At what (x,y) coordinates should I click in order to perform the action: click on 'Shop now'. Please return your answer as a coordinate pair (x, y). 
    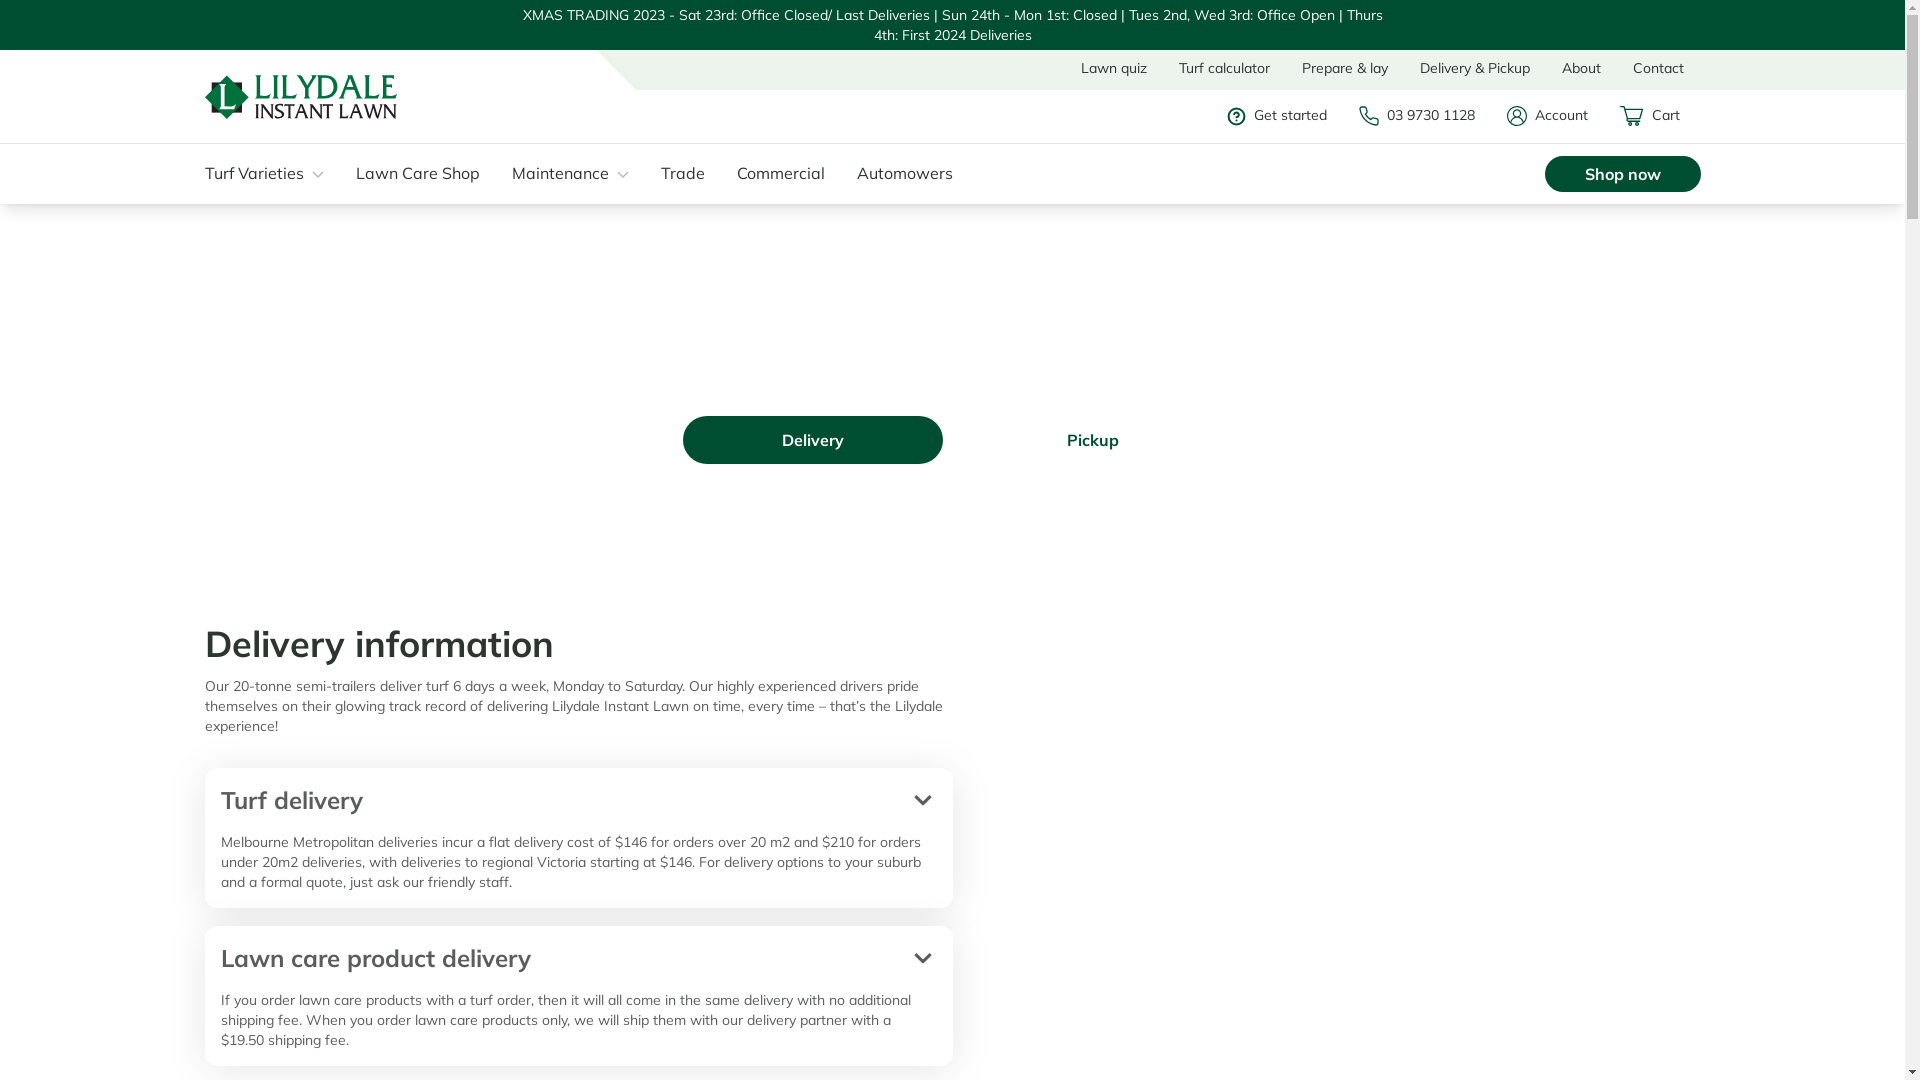
    Looking at the image, I should click on (1622, 172).